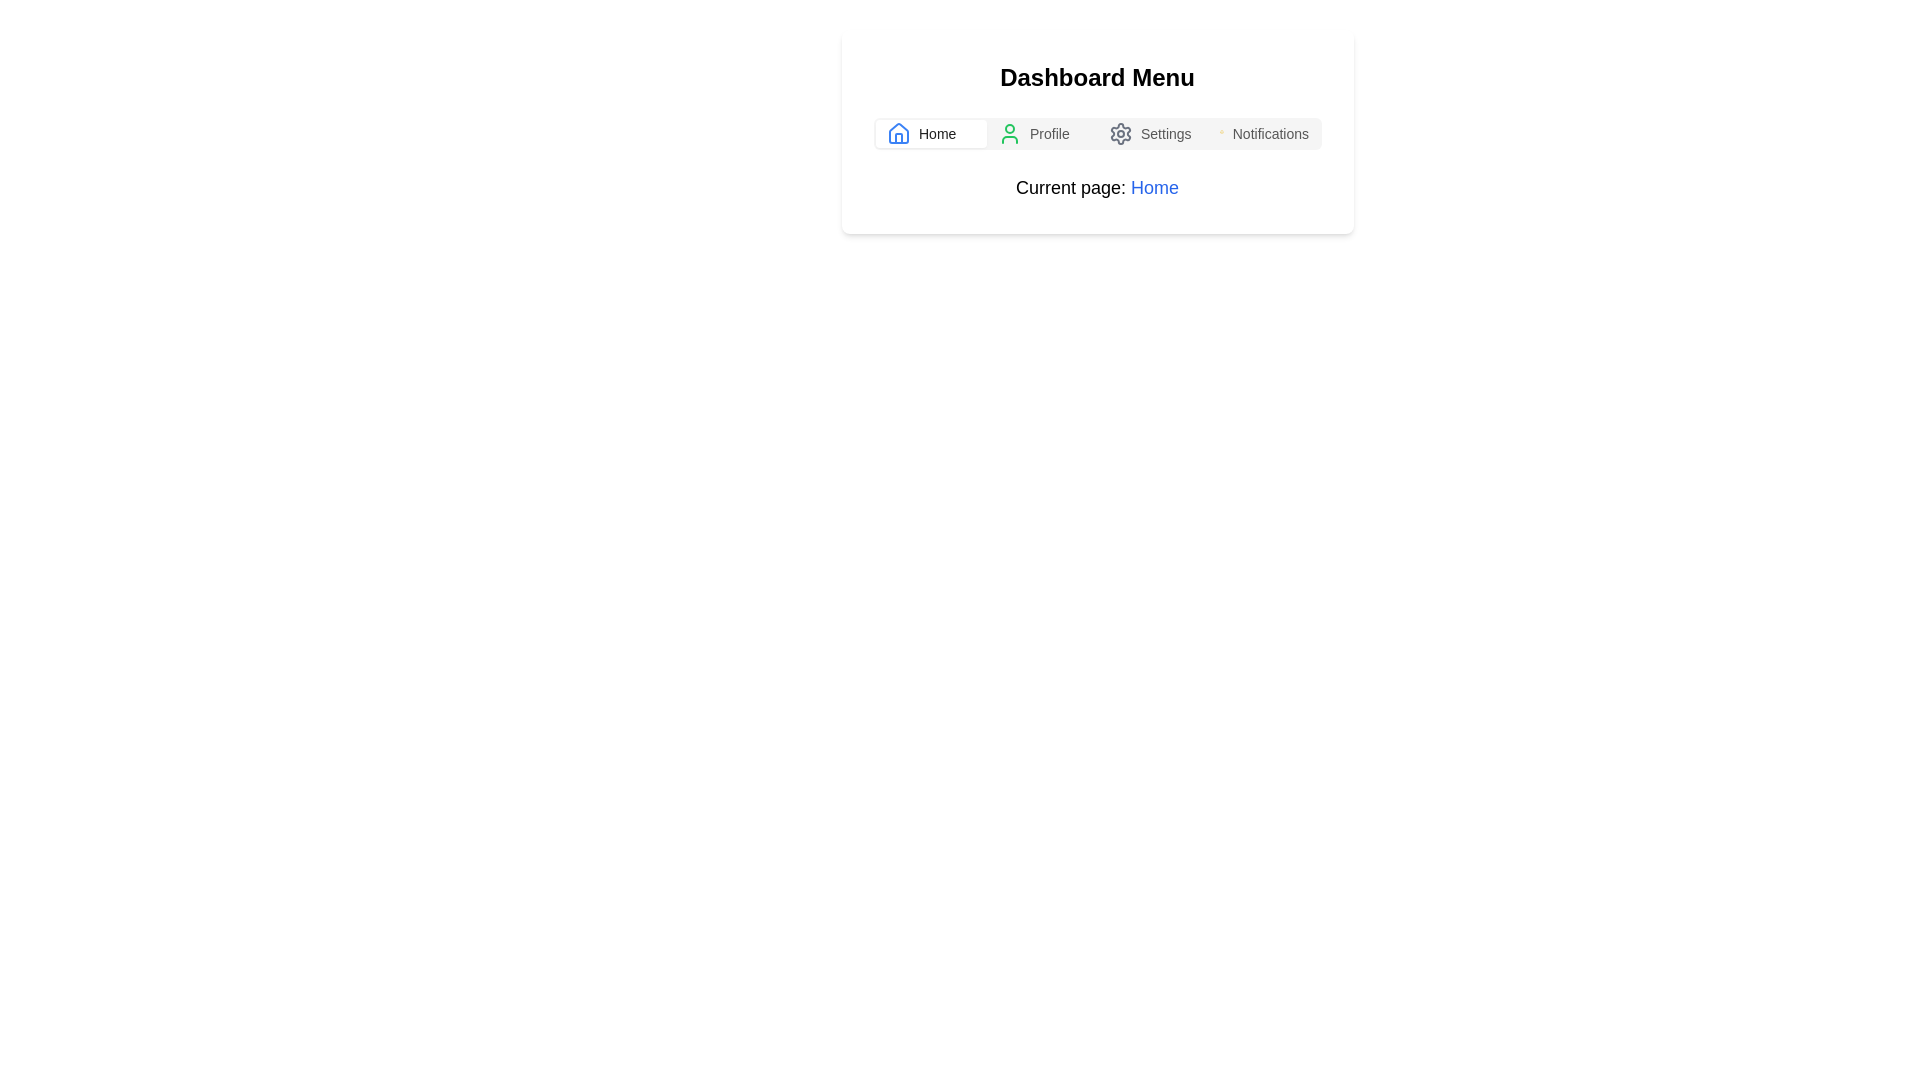  Describe the element at coordinates (1096, 134) in the screenshot. I see `the segmented control displaying 'Home', 'Profile', 'Settings', and 'Notifications'` at that location.